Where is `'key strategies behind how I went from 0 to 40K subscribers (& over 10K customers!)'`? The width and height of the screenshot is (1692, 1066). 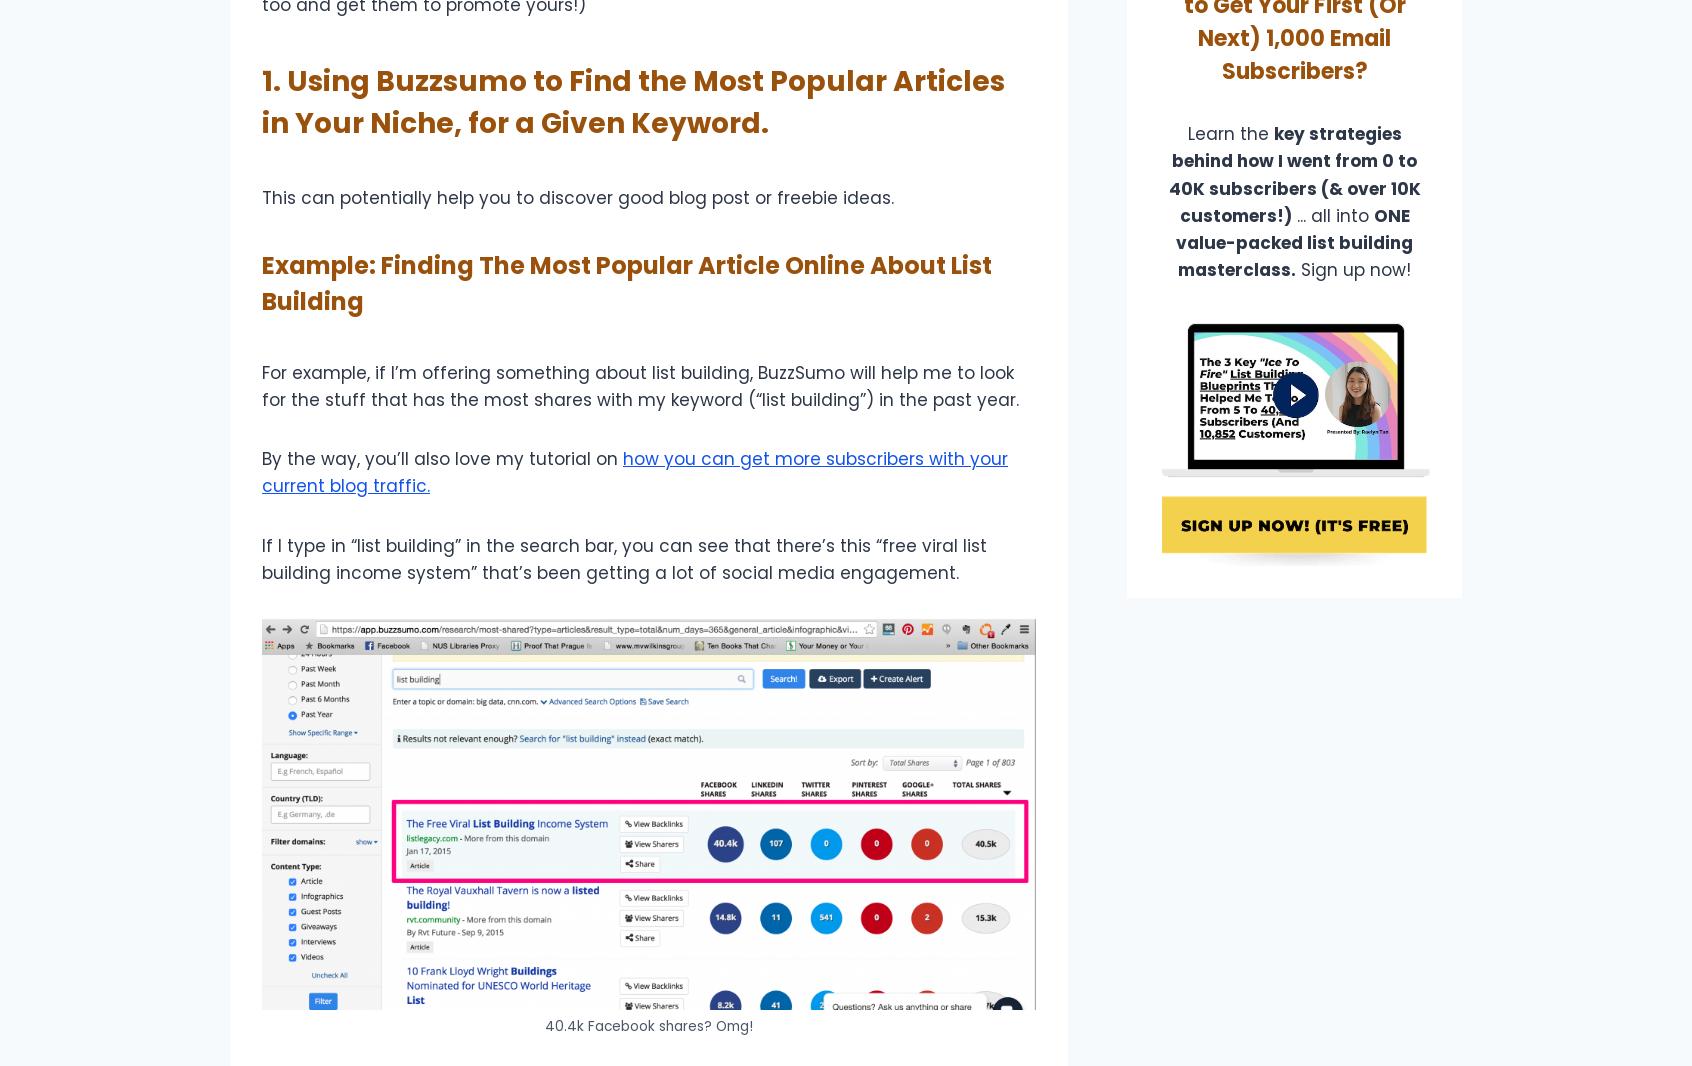 'key strategies behind how I went from 0 to 40K subscribers (& over 10K customers!)' is located at coordinates (1166, 173).